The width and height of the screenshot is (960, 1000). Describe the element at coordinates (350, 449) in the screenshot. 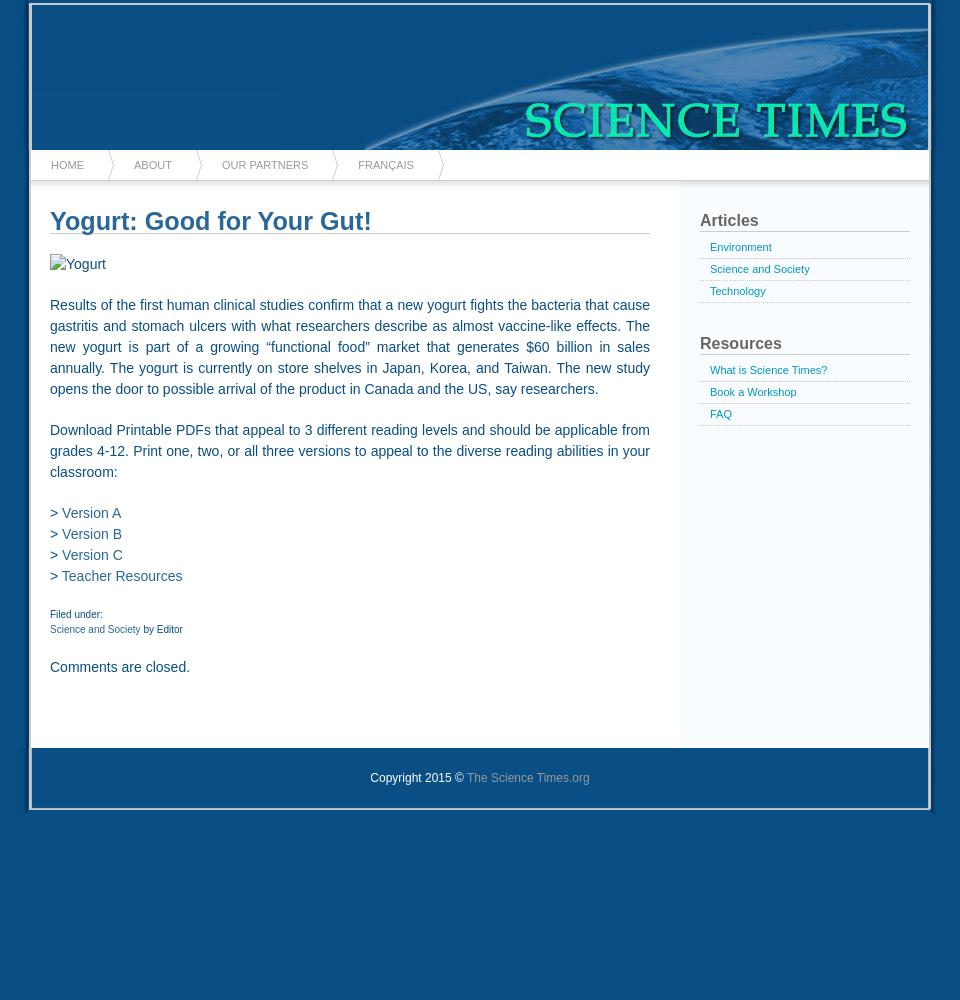

I see `'Download Printable PDFs that appeal to 3 different reading levels and should be applicable from grades 4-12. Print one, two, or all three versions to appeal to the diverse reading abilities in your classroom:'` at that location.